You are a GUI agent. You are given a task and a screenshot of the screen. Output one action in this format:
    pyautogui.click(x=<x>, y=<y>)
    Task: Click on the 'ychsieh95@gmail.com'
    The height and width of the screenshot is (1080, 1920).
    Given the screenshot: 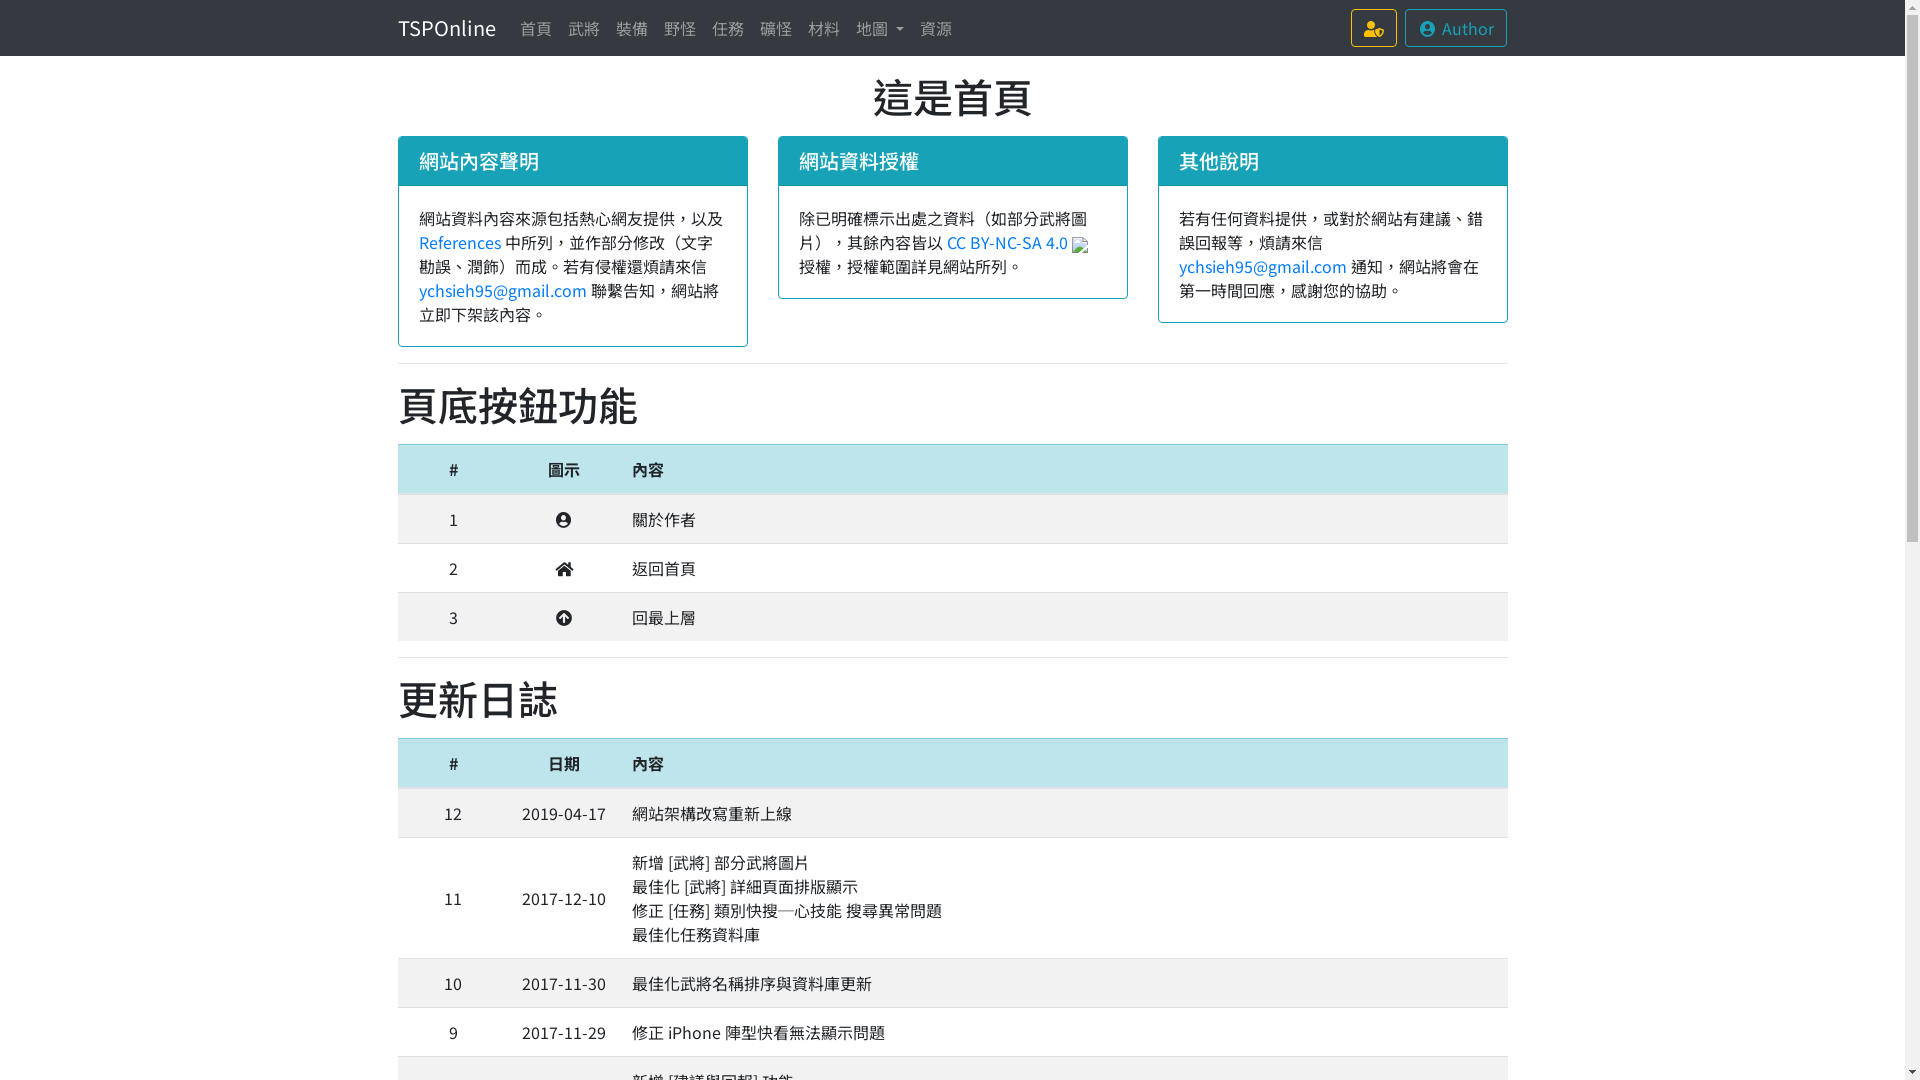 What is the action you would take?
    pyautogui.click(x=502, y=289)
    